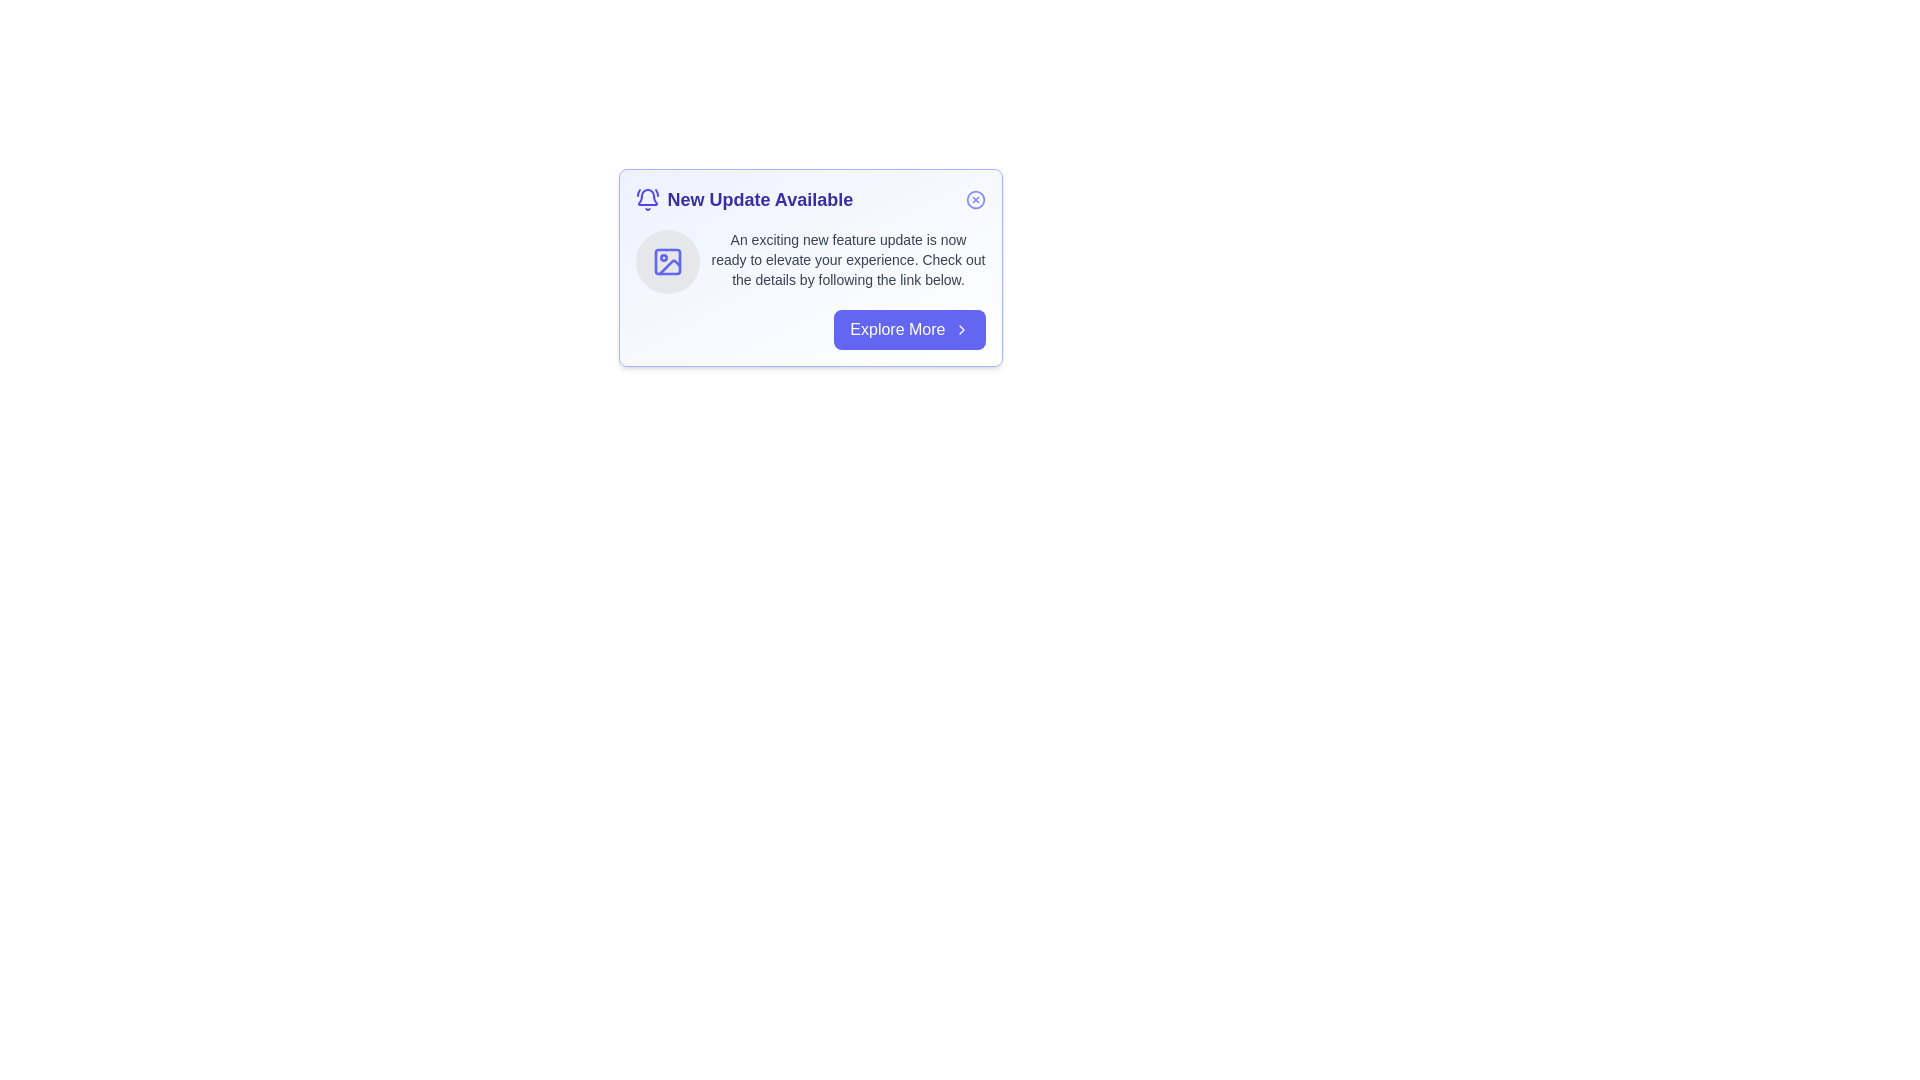  I want to click on the bell icon to observe its visual representation, so click(647, 200).